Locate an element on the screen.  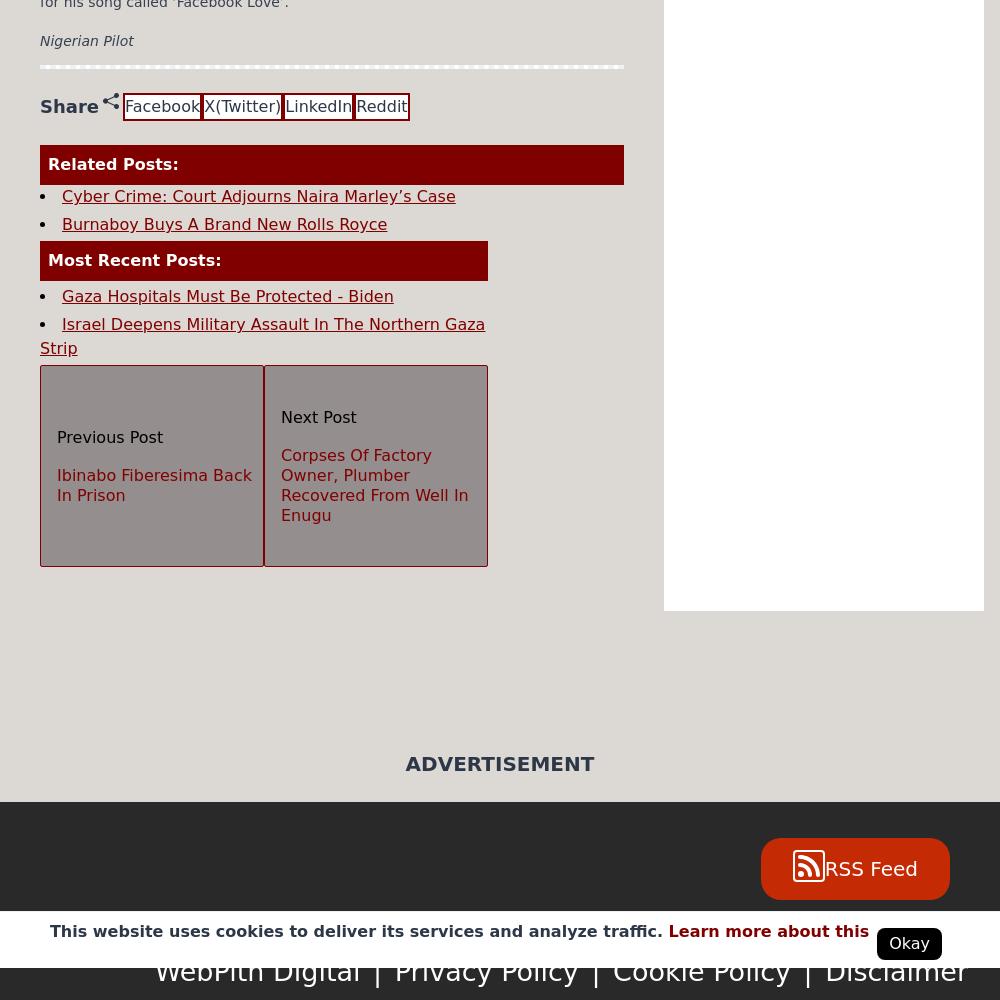
'WebPith Digital' is located at coordinates (257, 969).